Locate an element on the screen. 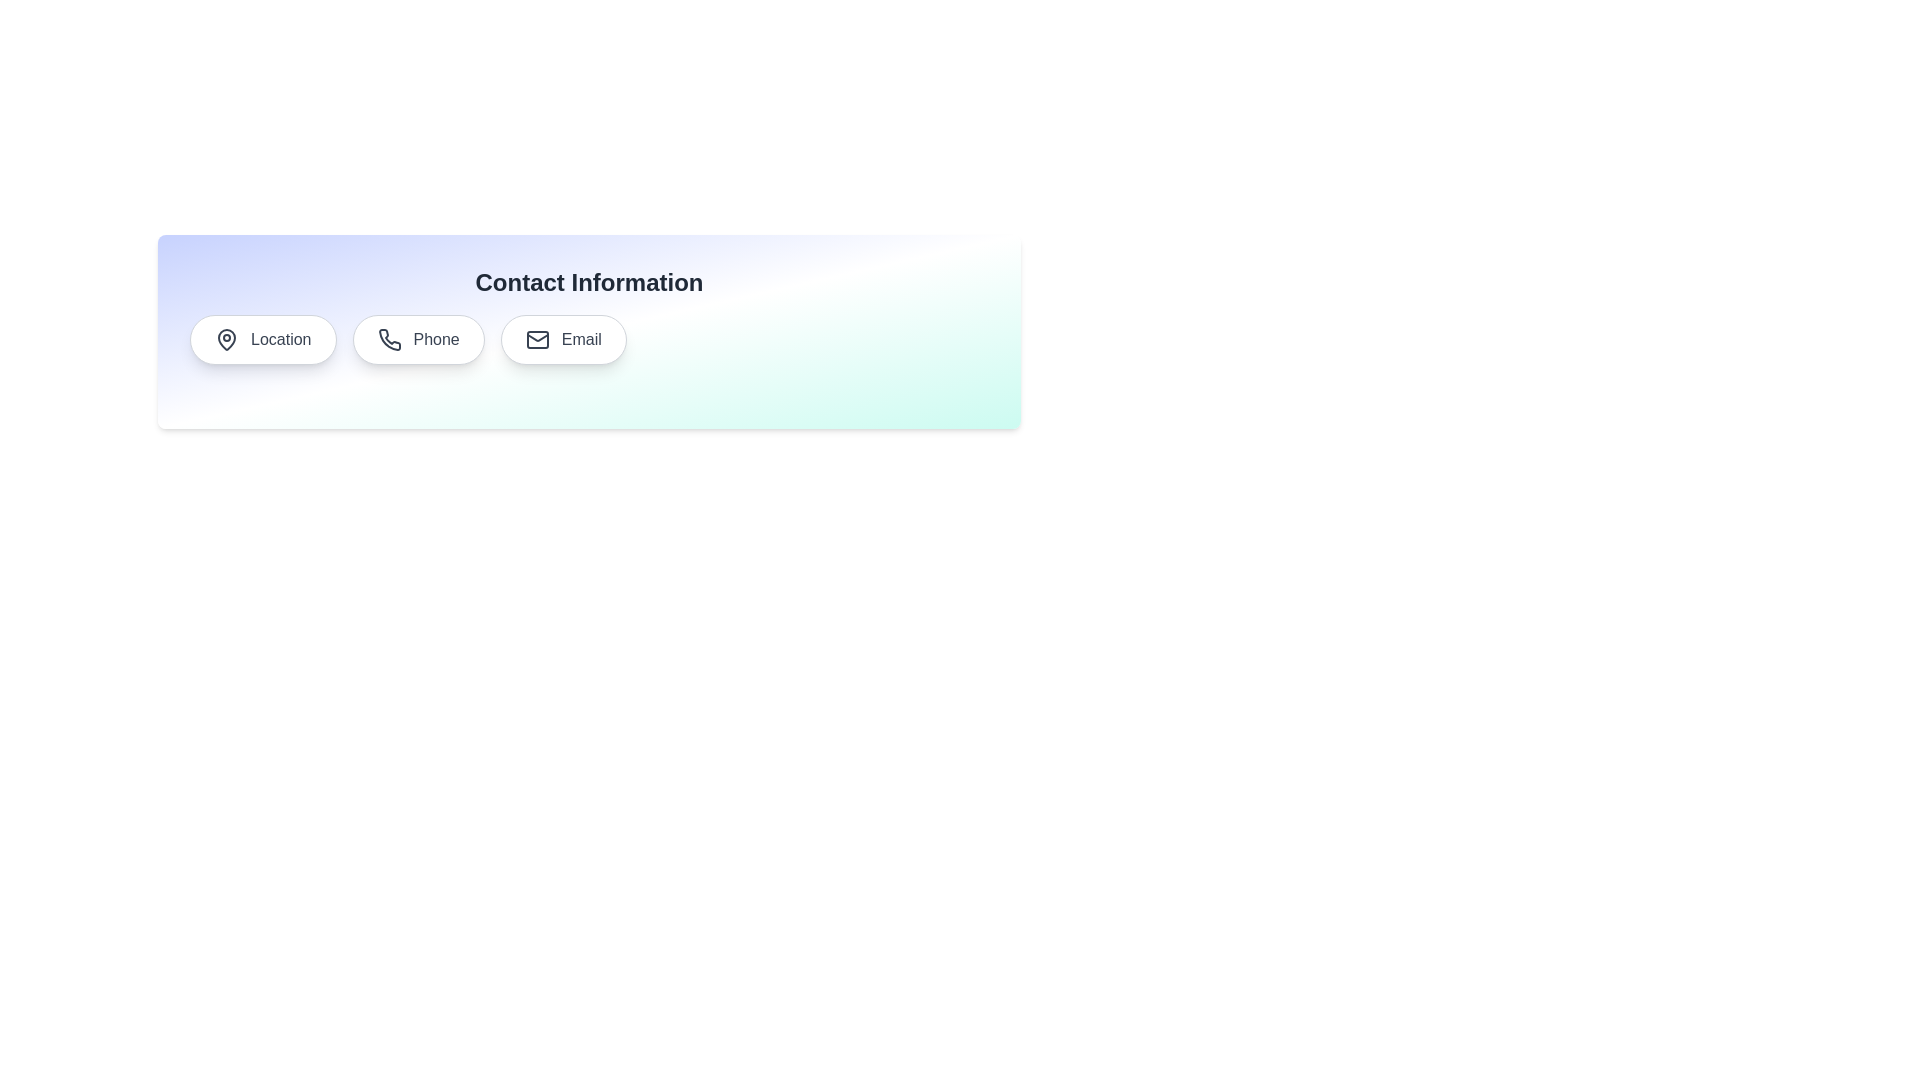 The height and width of the screenshot is (1080, 1920). the Email chip to display its contact information is located at coordinates (563, 338).